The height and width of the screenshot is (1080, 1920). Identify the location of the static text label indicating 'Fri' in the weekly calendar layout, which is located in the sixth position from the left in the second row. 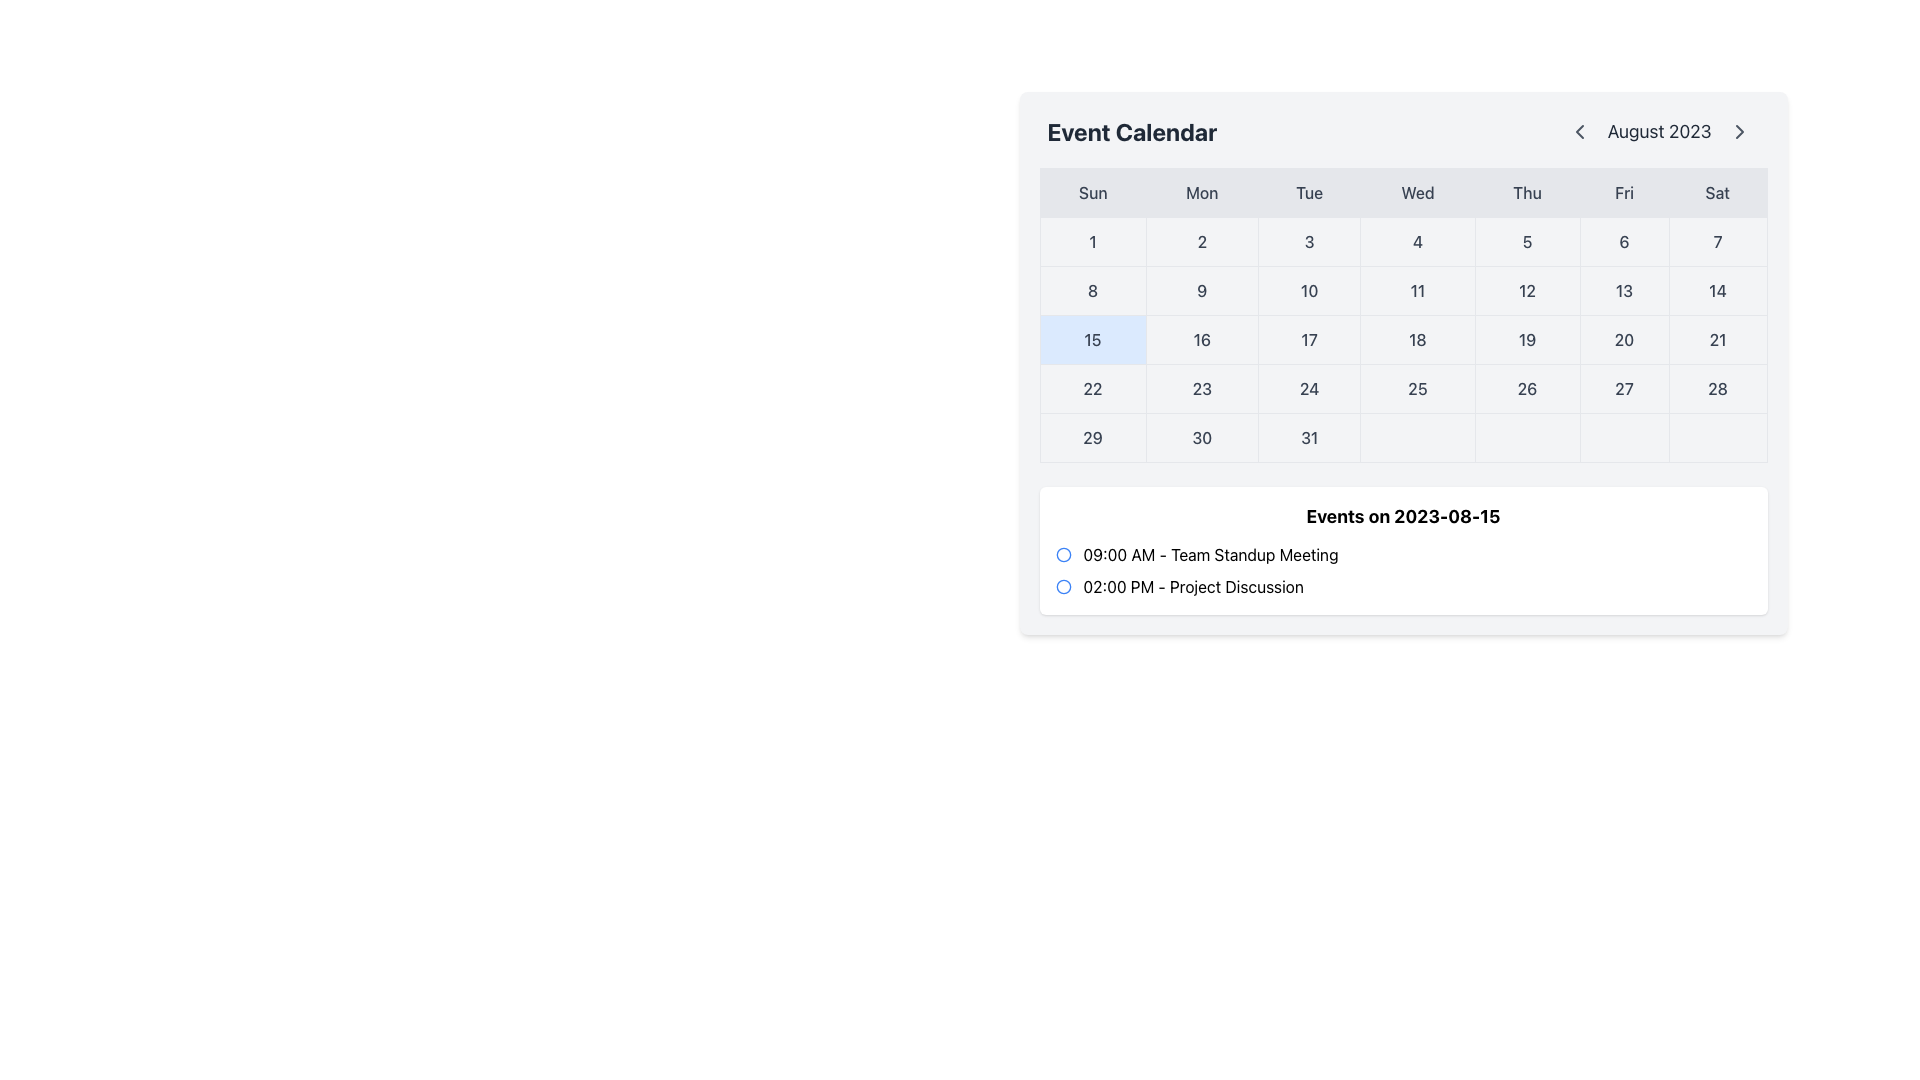
(1624, 192).